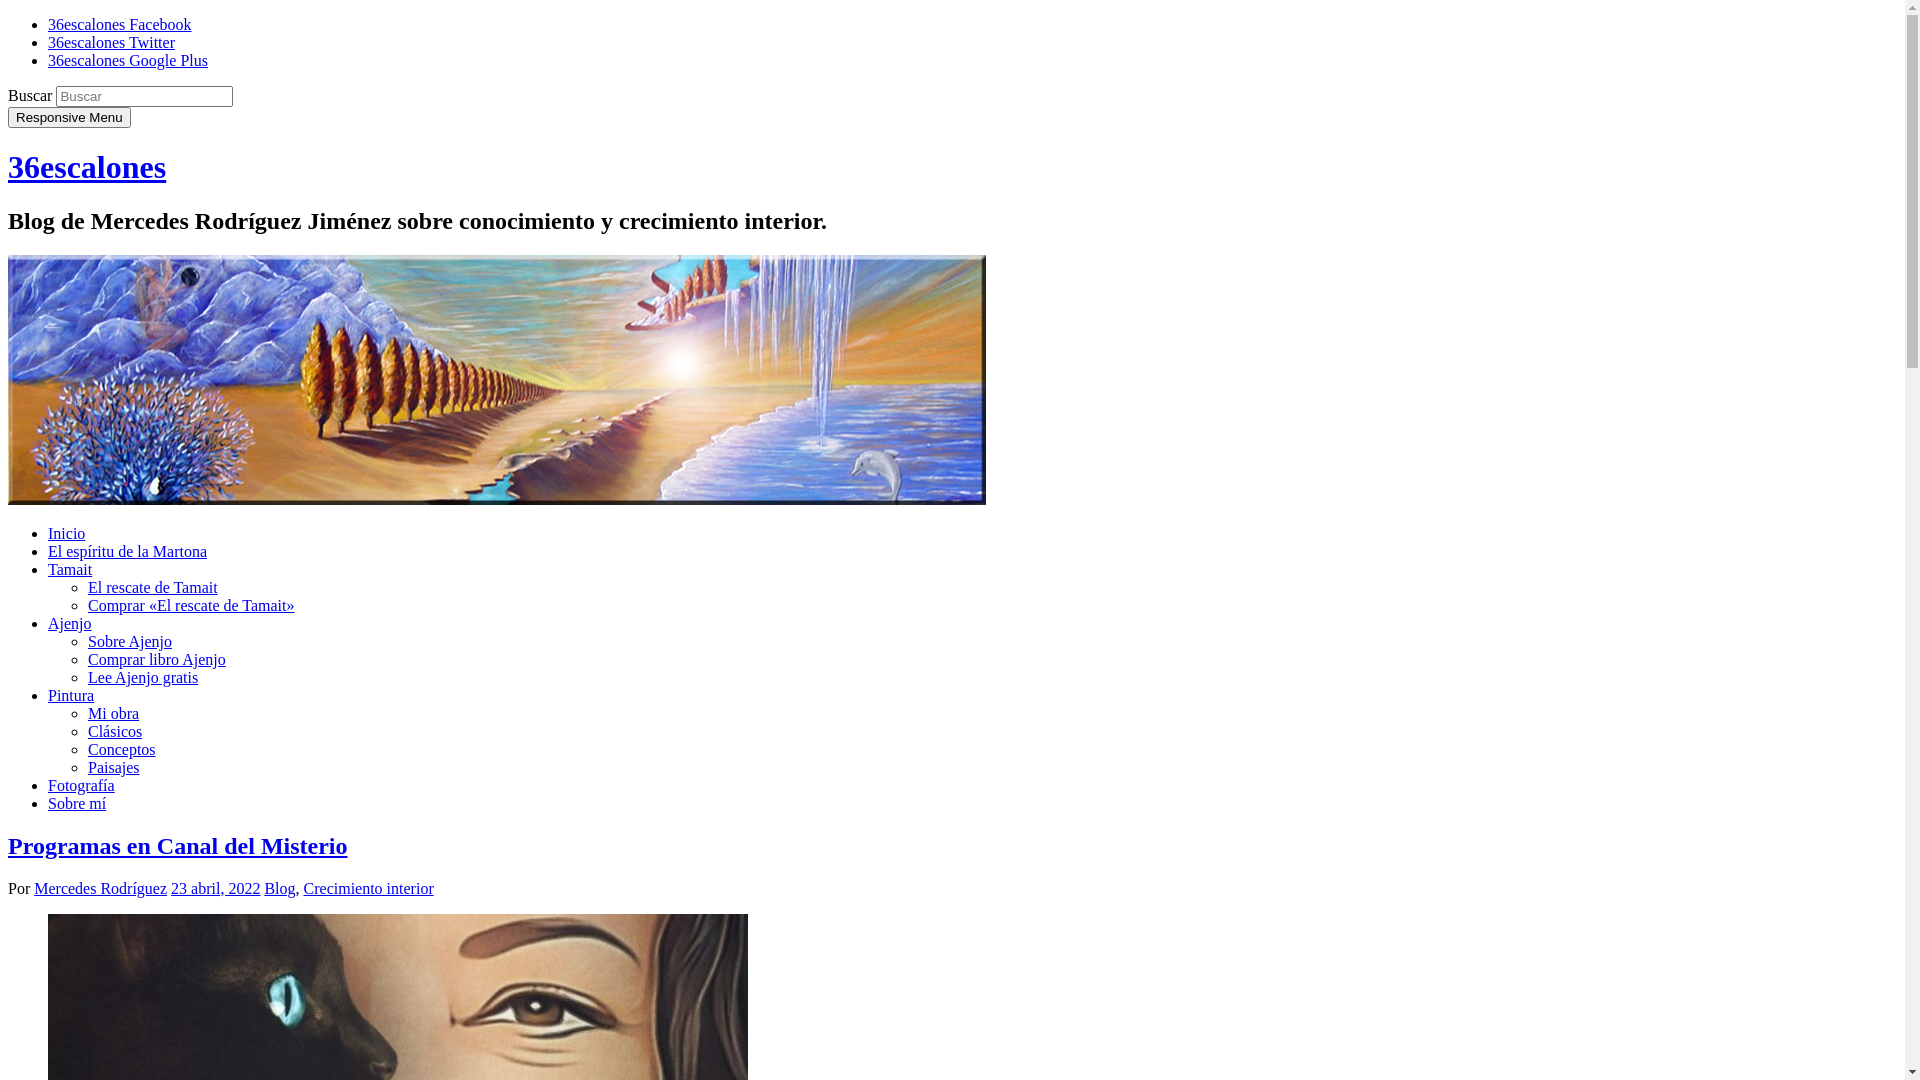 This screenshot has width=1920, height=1080. Describe the element at coordinates (86, 676) in the screenshot. I see `'Lee Ajenjo gratis'` at that location.